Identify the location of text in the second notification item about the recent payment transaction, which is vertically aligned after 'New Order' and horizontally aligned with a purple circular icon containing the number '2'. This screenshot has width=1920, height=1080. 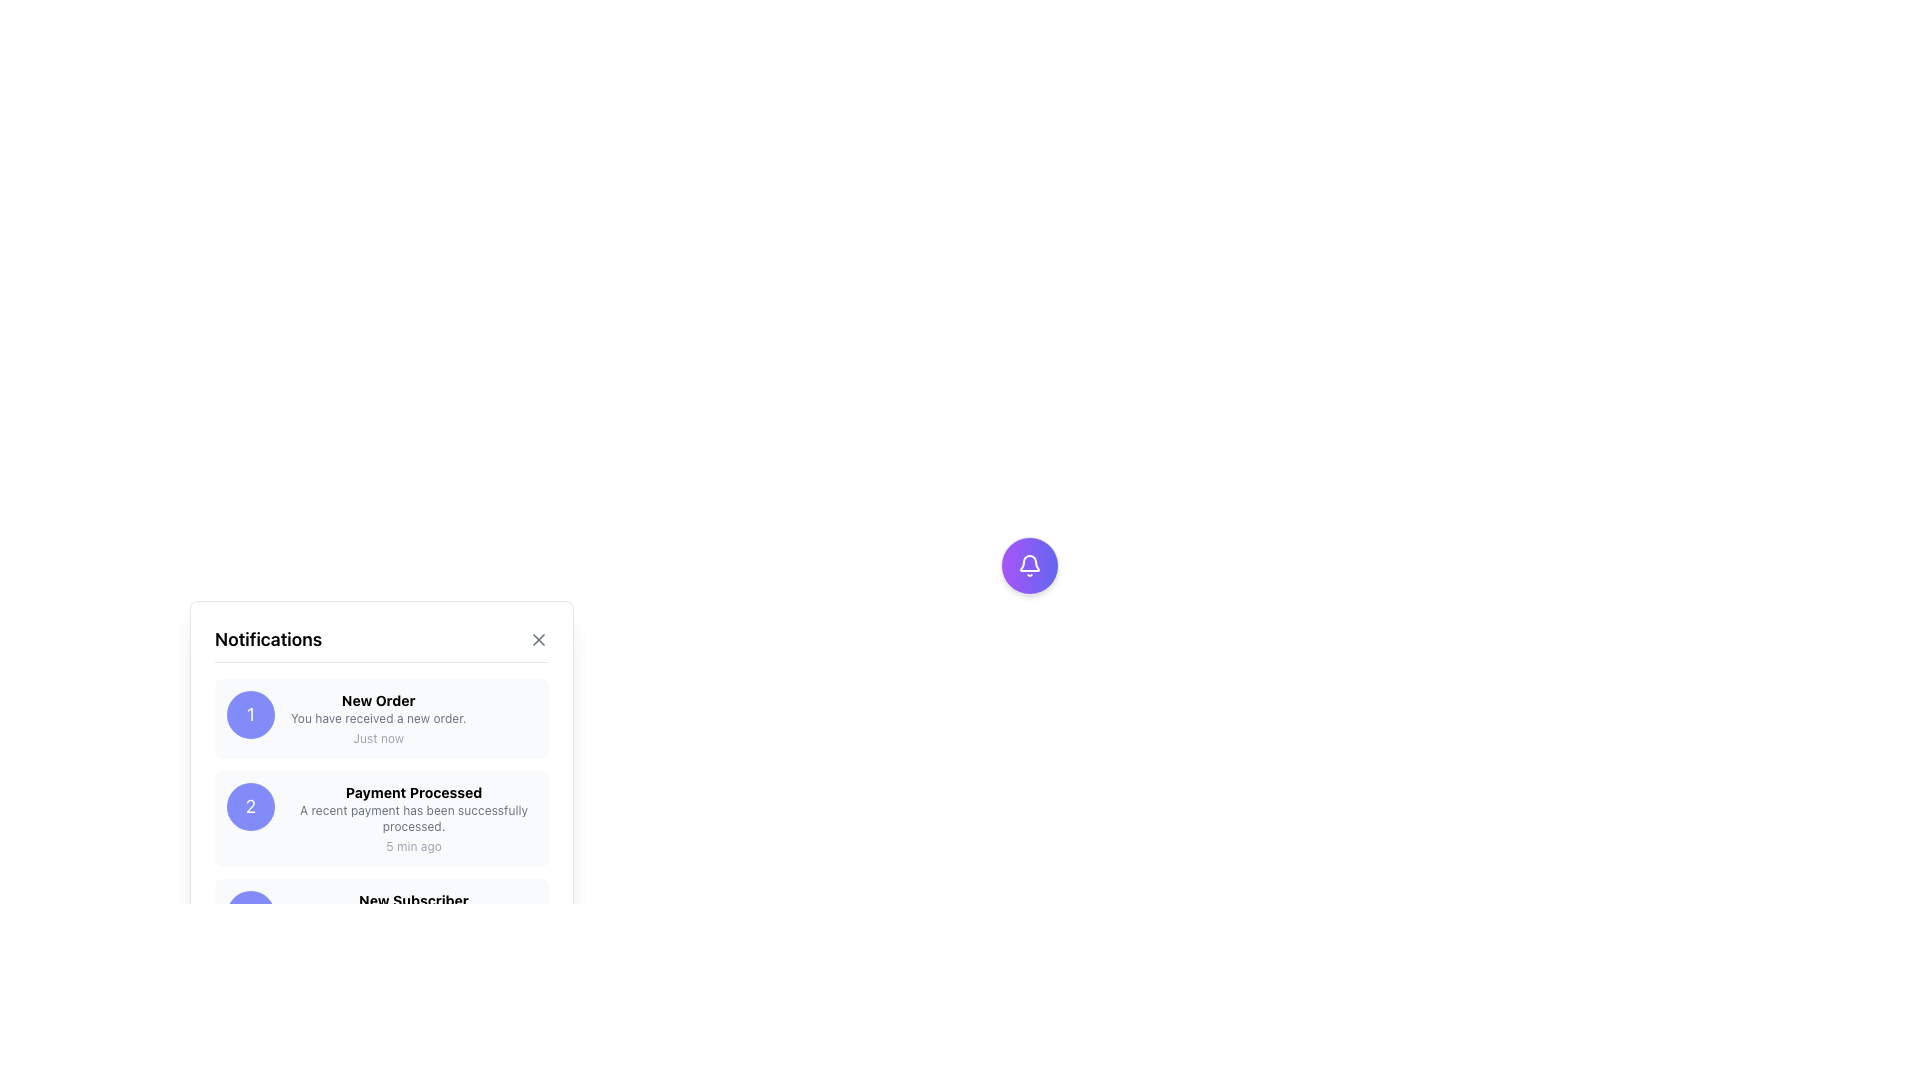
(412, 818).